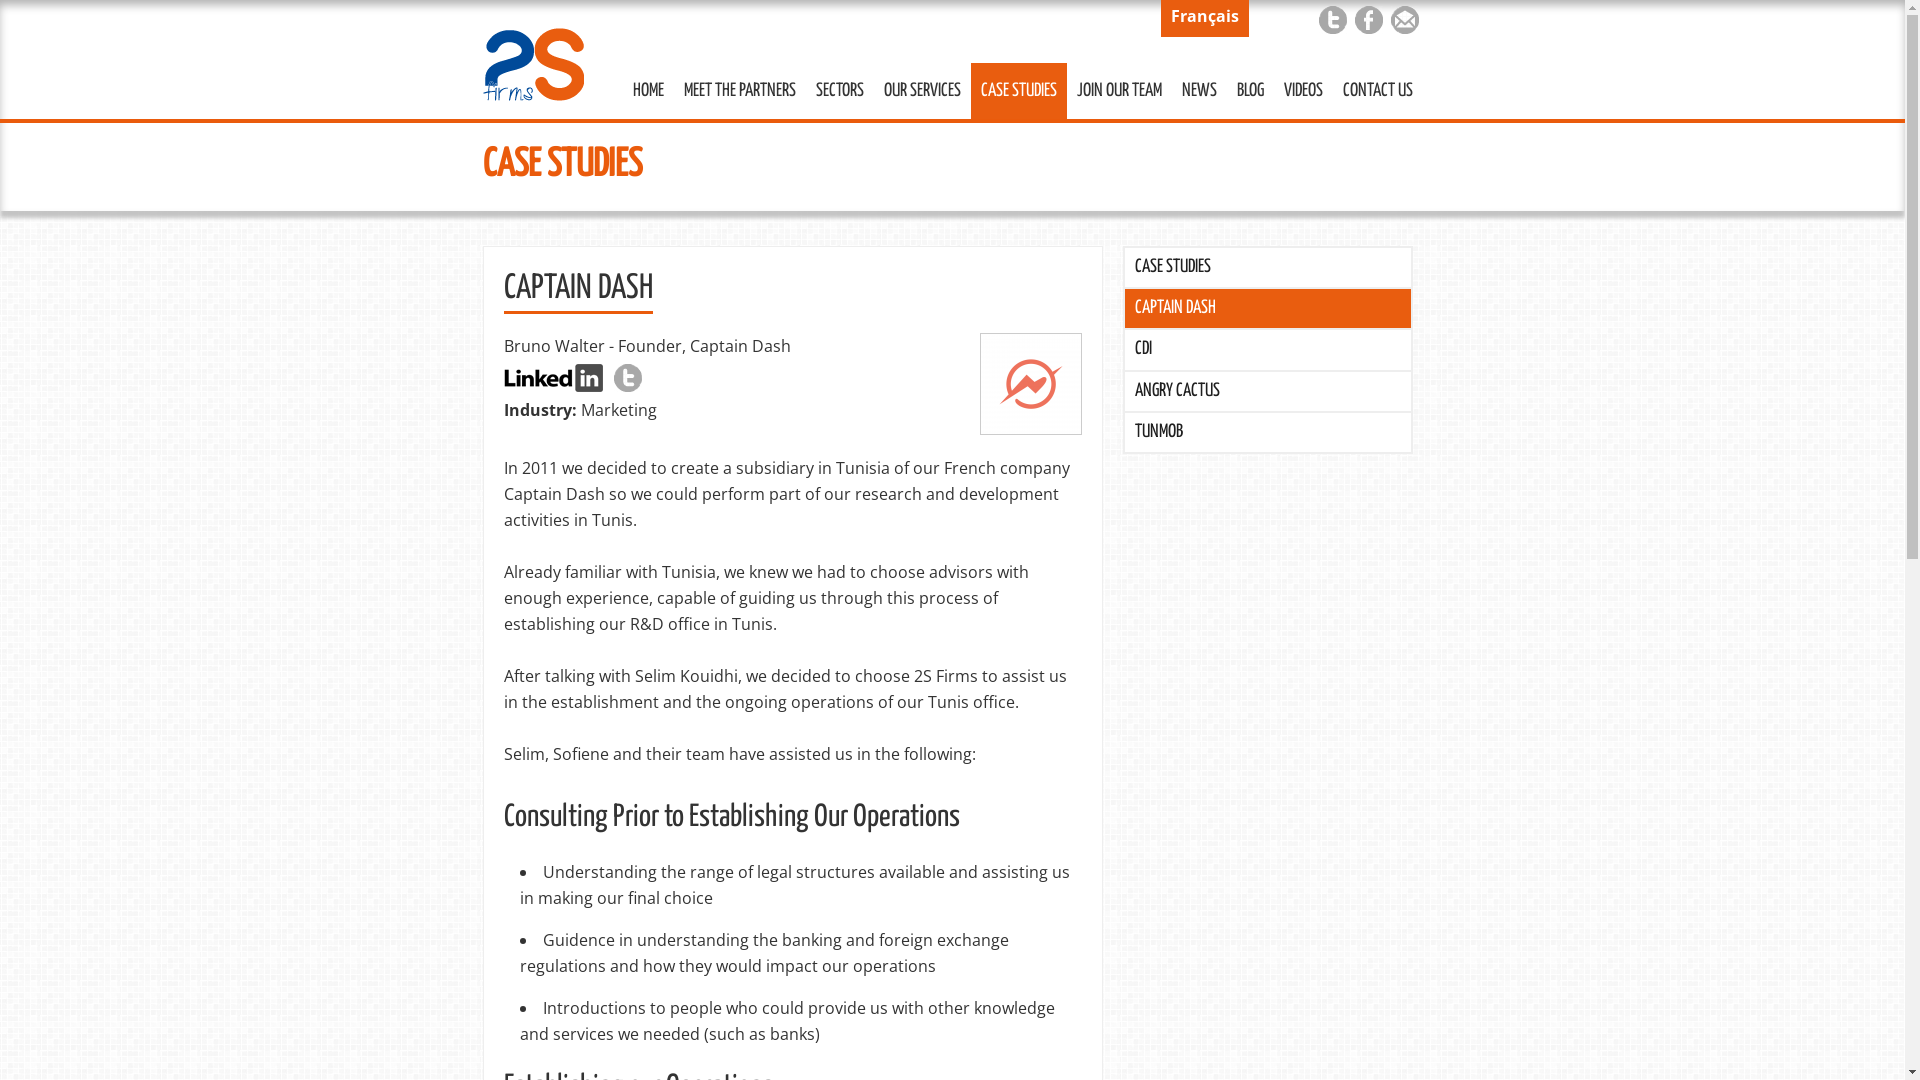 The image size is (1920, 1080). Describe the element at coordinates (1402, 19) in the screenshot. I see `'Mail'` at that location.